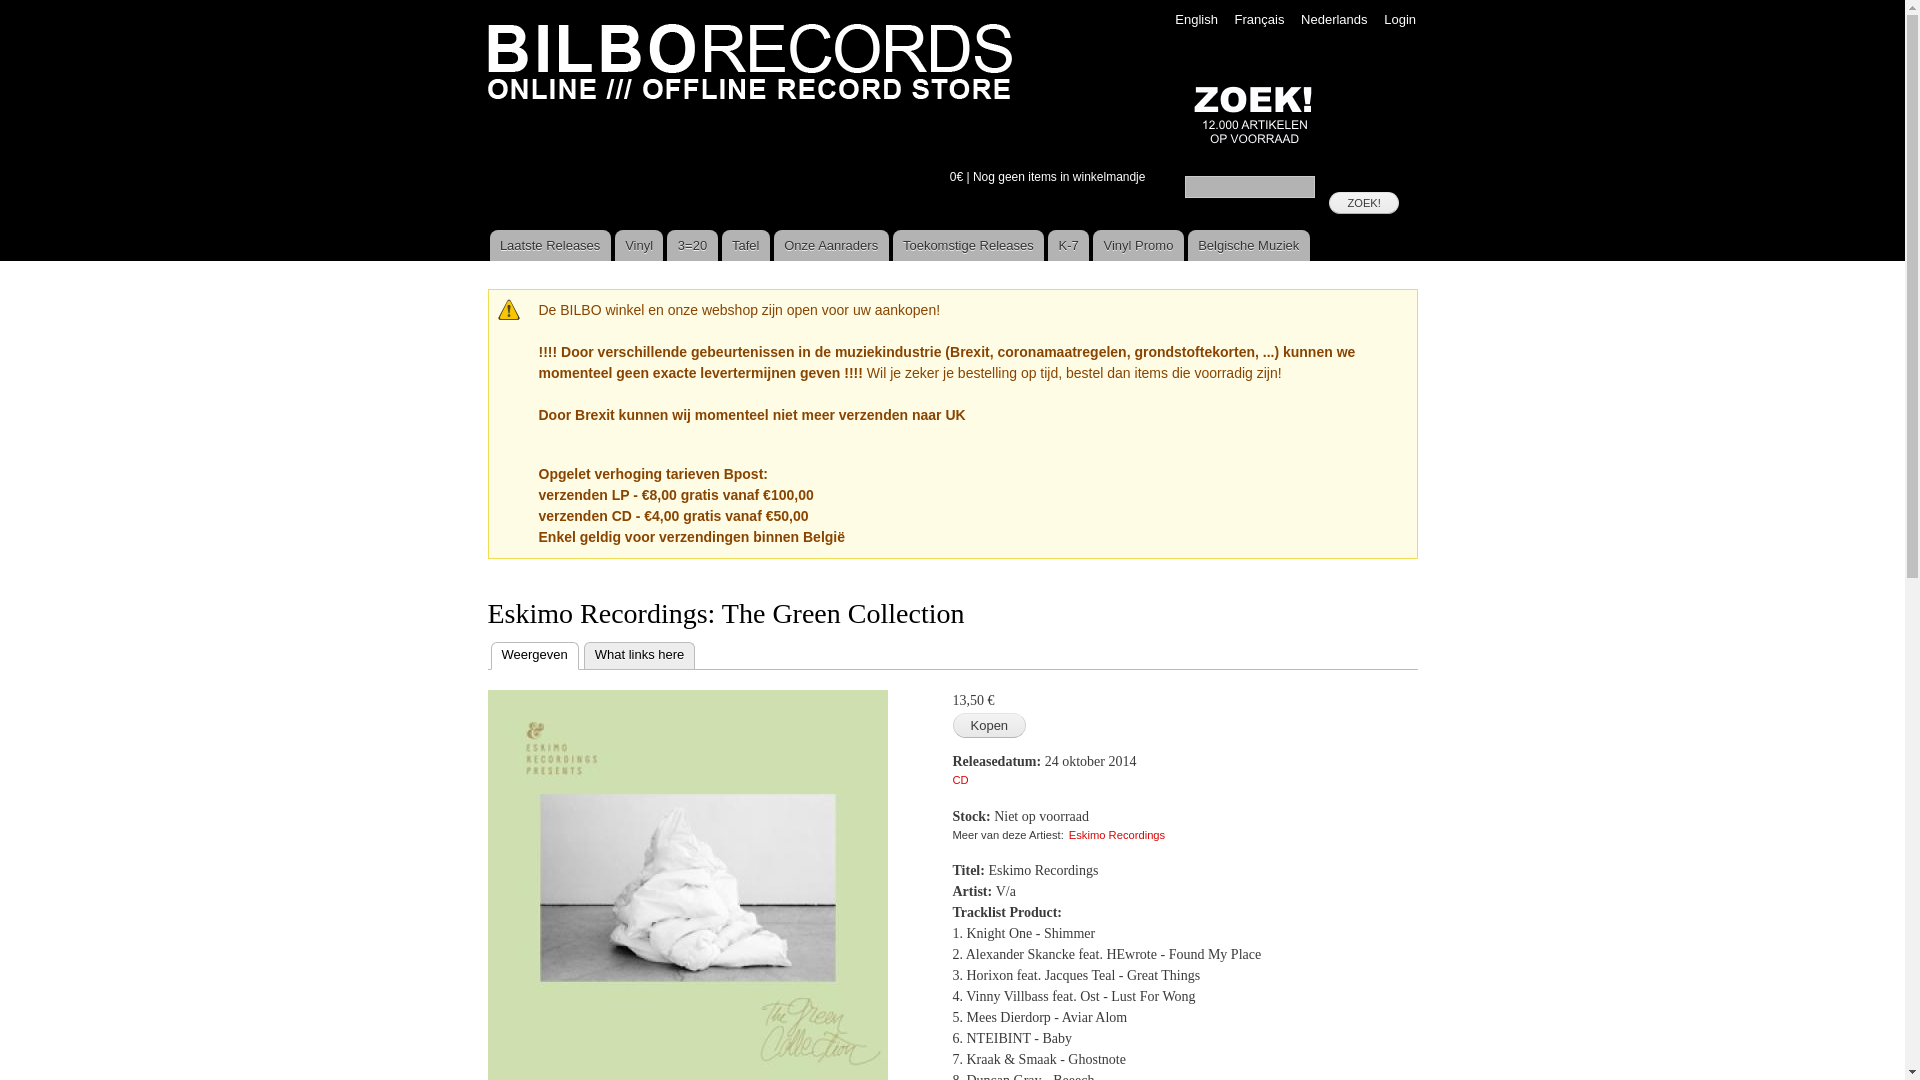  Describe the element at coordinates (1067, 244) in the screenshot. I see `'K-7'` at that location.